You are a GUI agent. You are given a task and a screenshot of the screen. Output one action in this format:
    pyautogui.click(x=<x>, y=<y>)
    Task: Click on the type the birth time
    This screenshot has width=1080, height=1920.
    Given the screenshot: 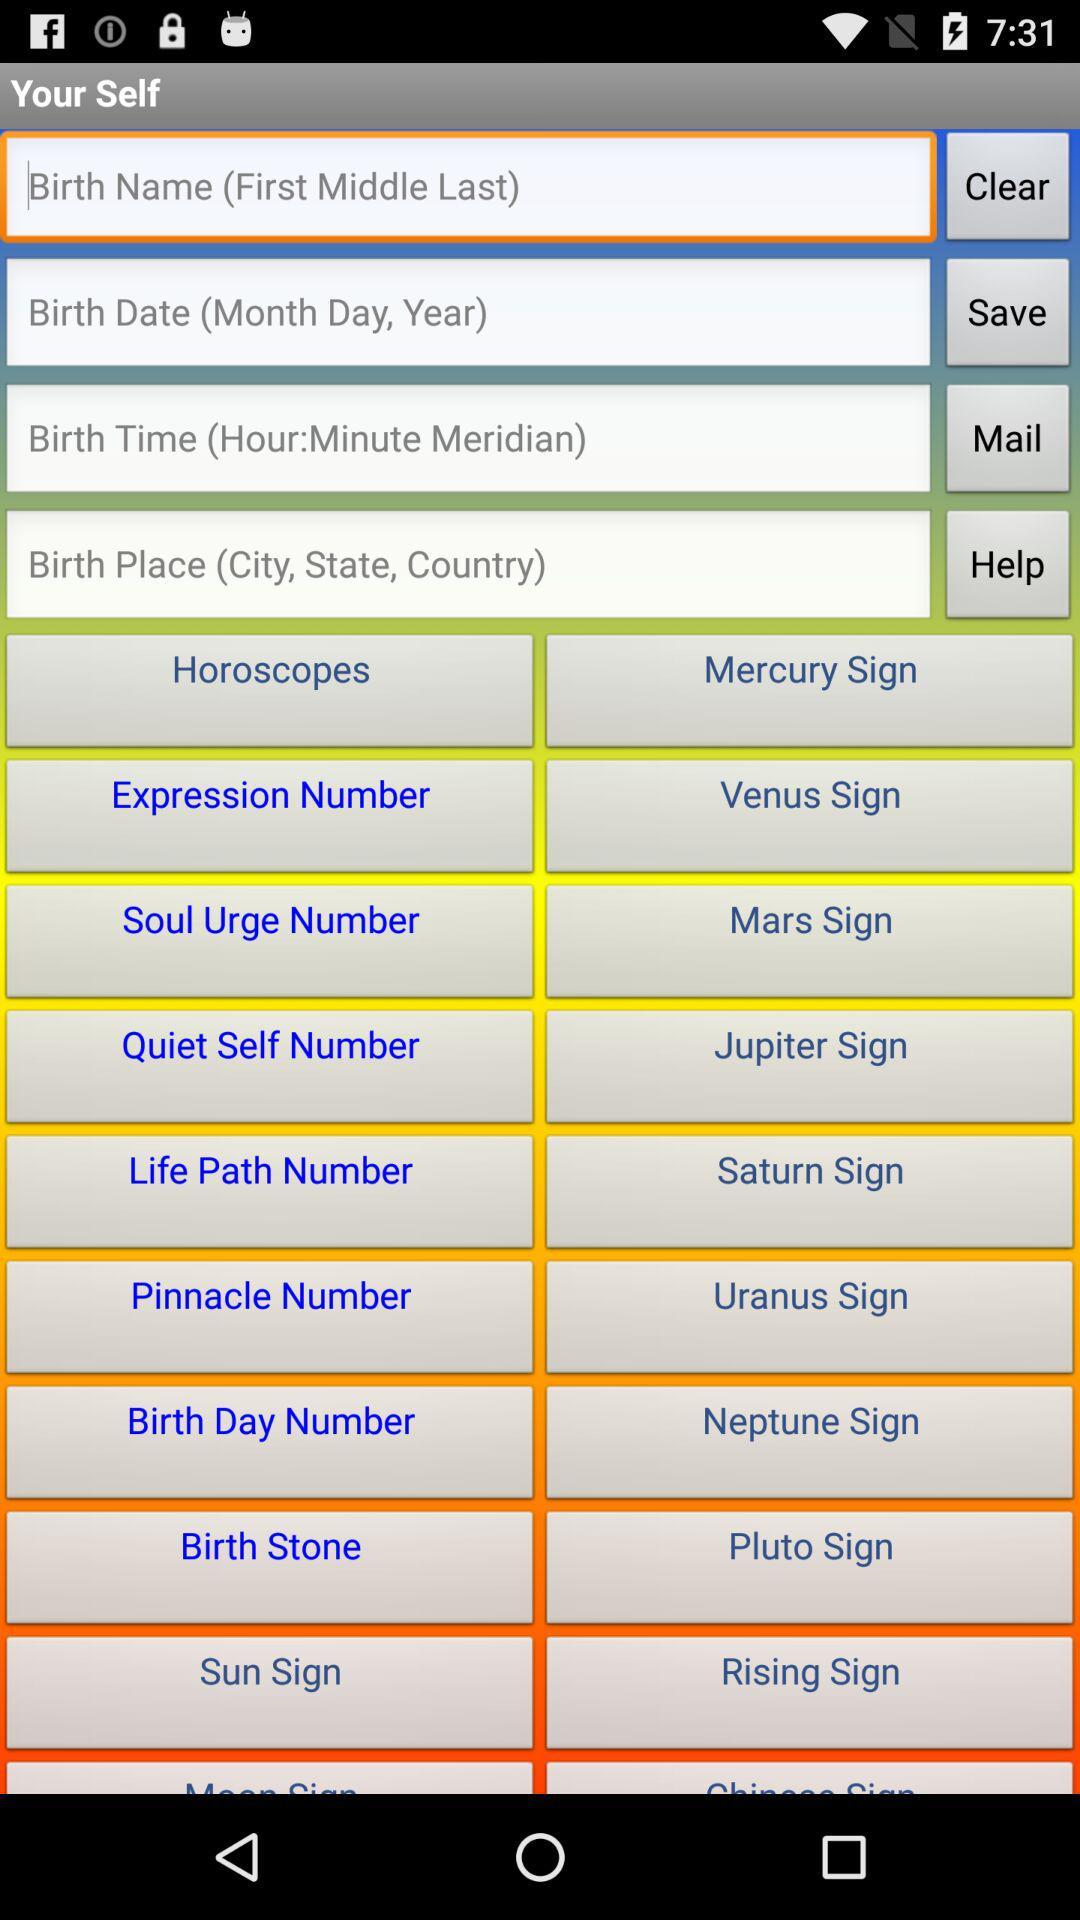 What is the action you would take?
    pyautogui.click(x=468, y=442)
    